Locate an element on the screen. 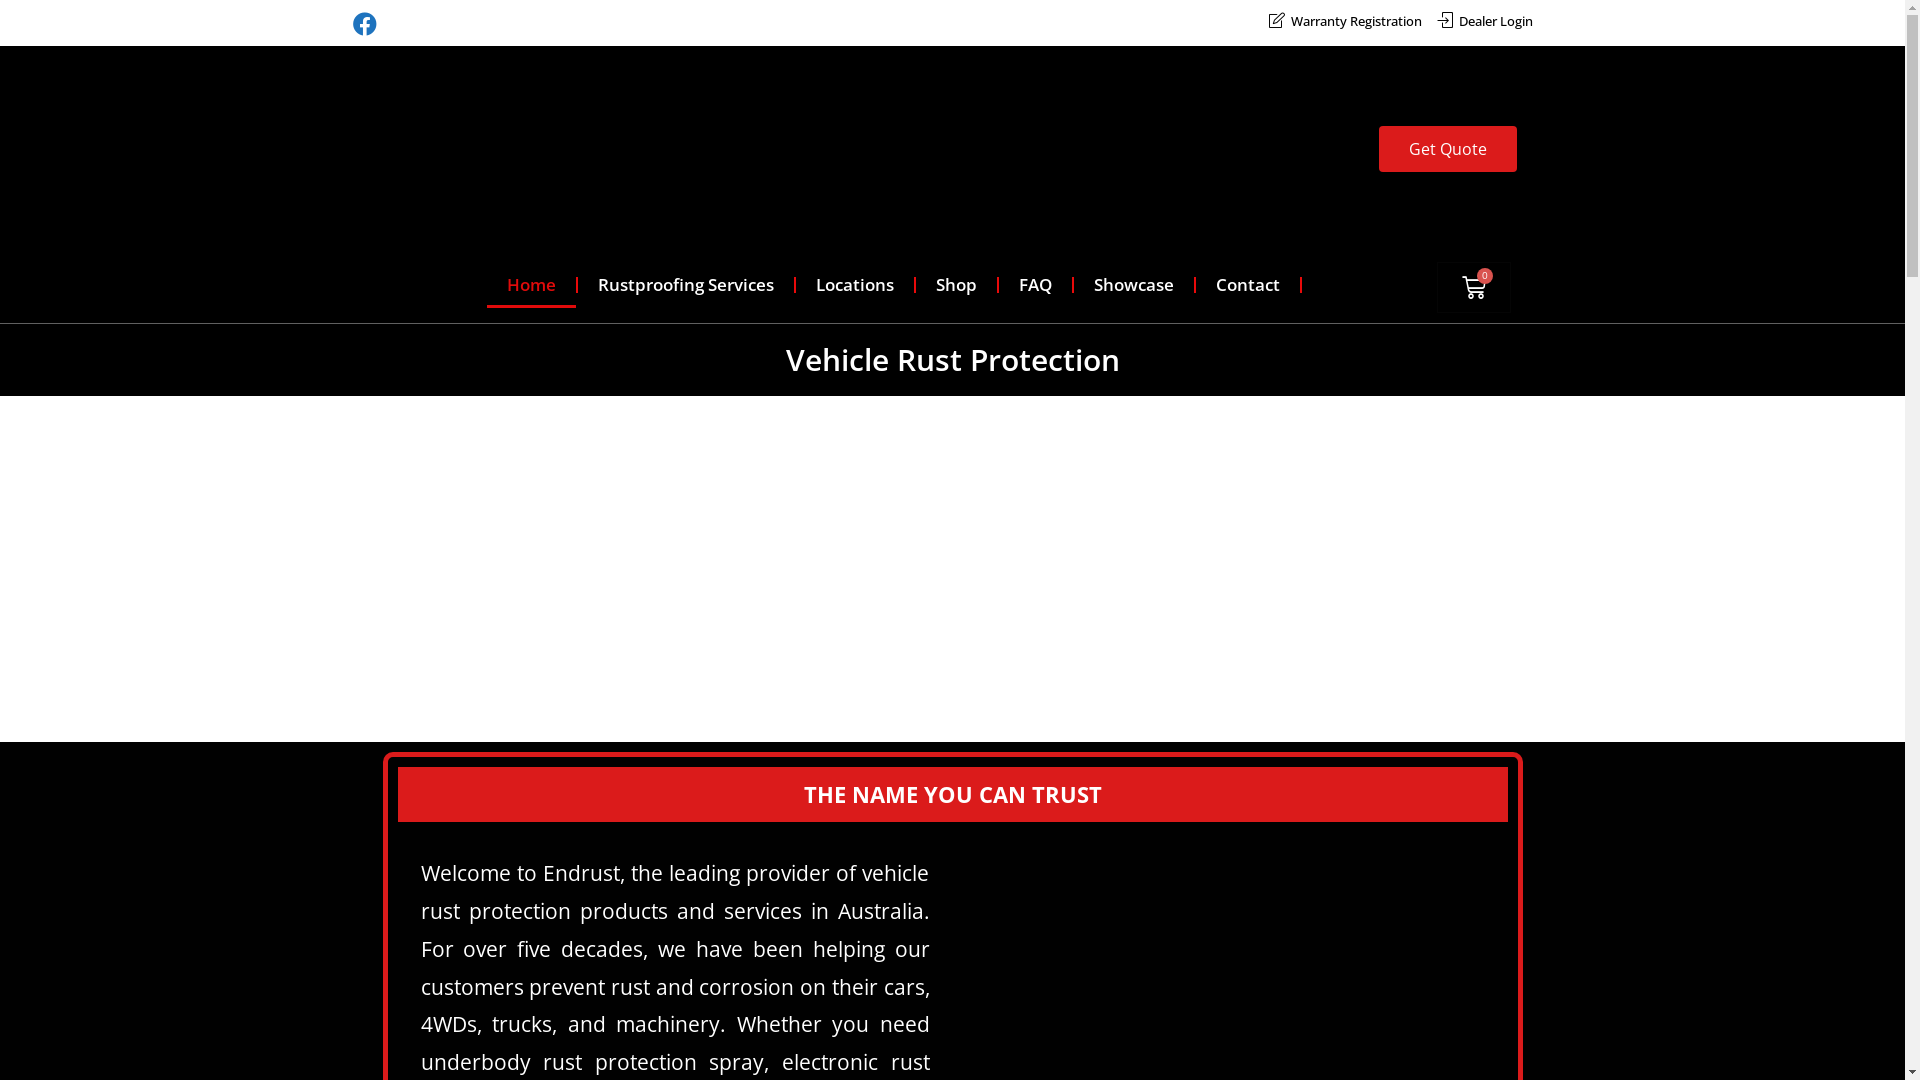 The height and width of the screenshot is (1080, 1920). 'Dealer Login' is located at coordinates (1483, 21).